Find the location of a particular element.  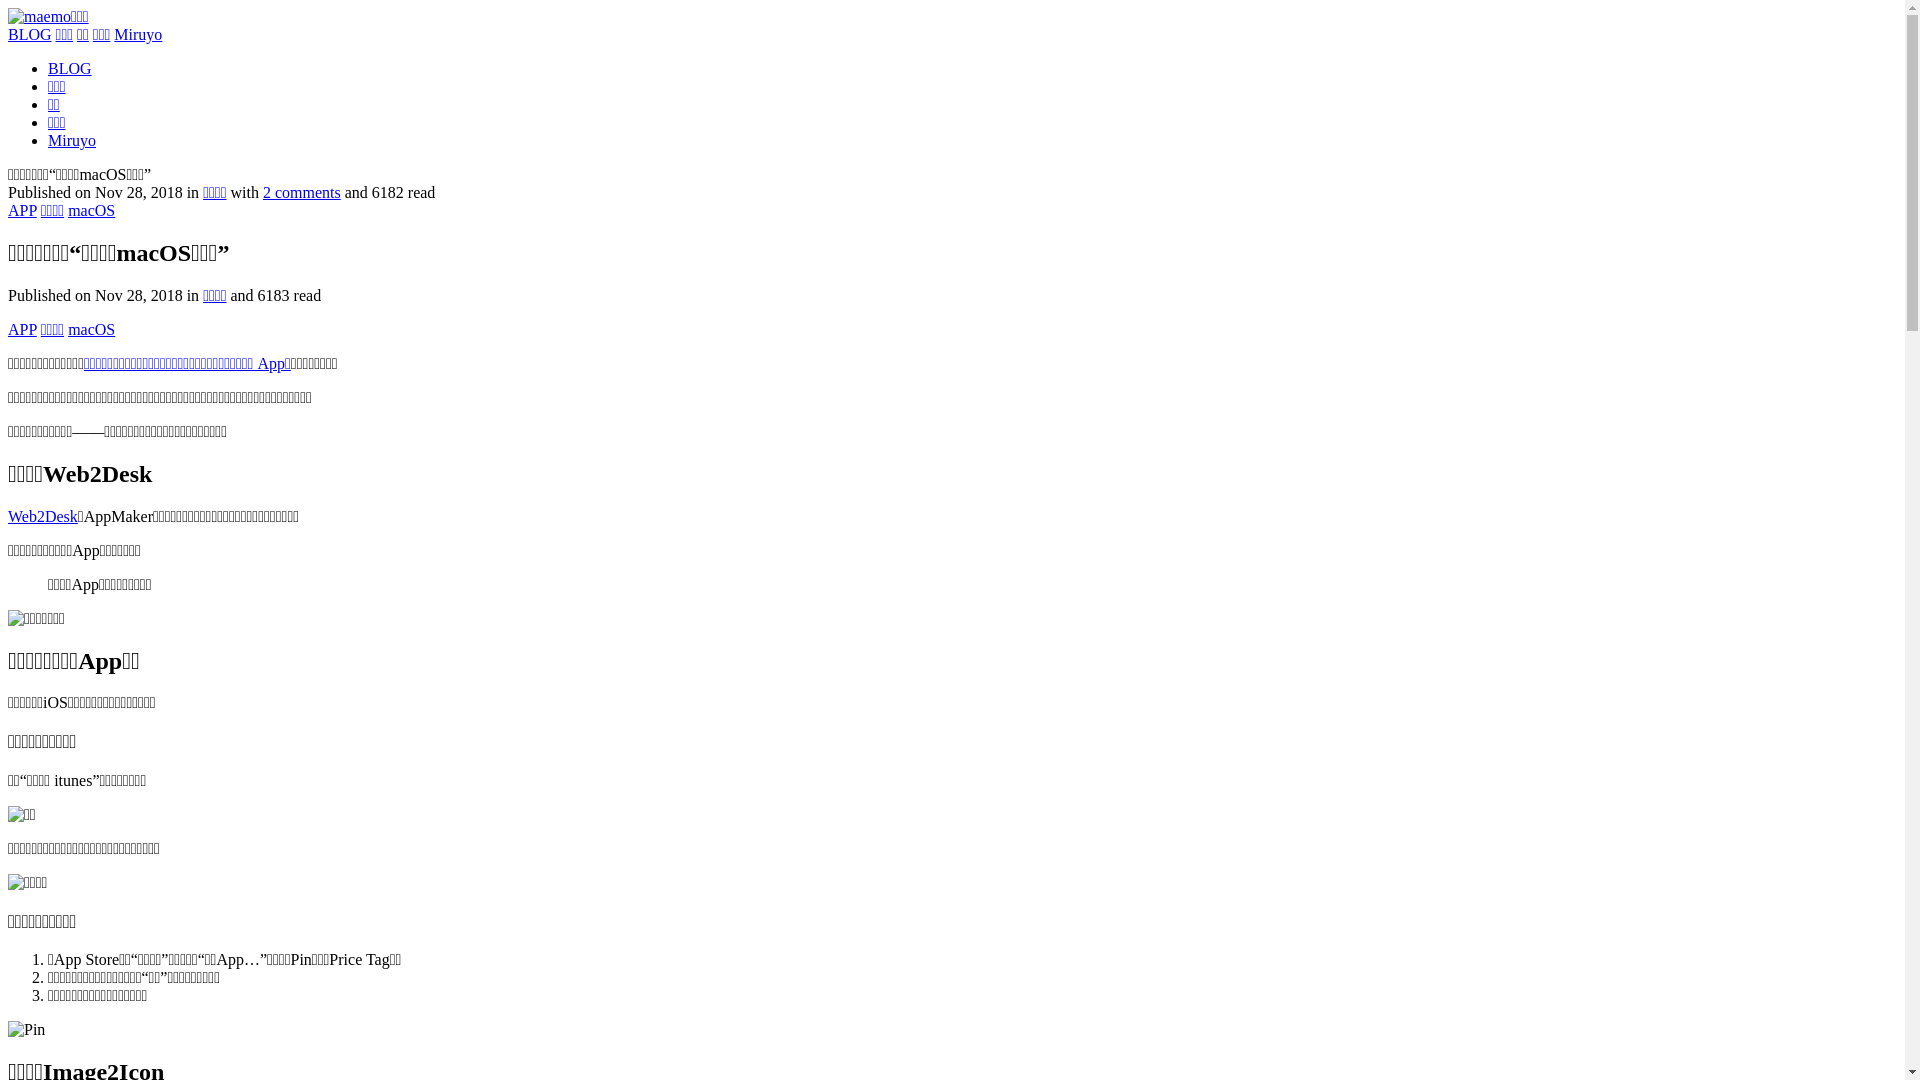

'macOS' is located at coordinates (90, 328).